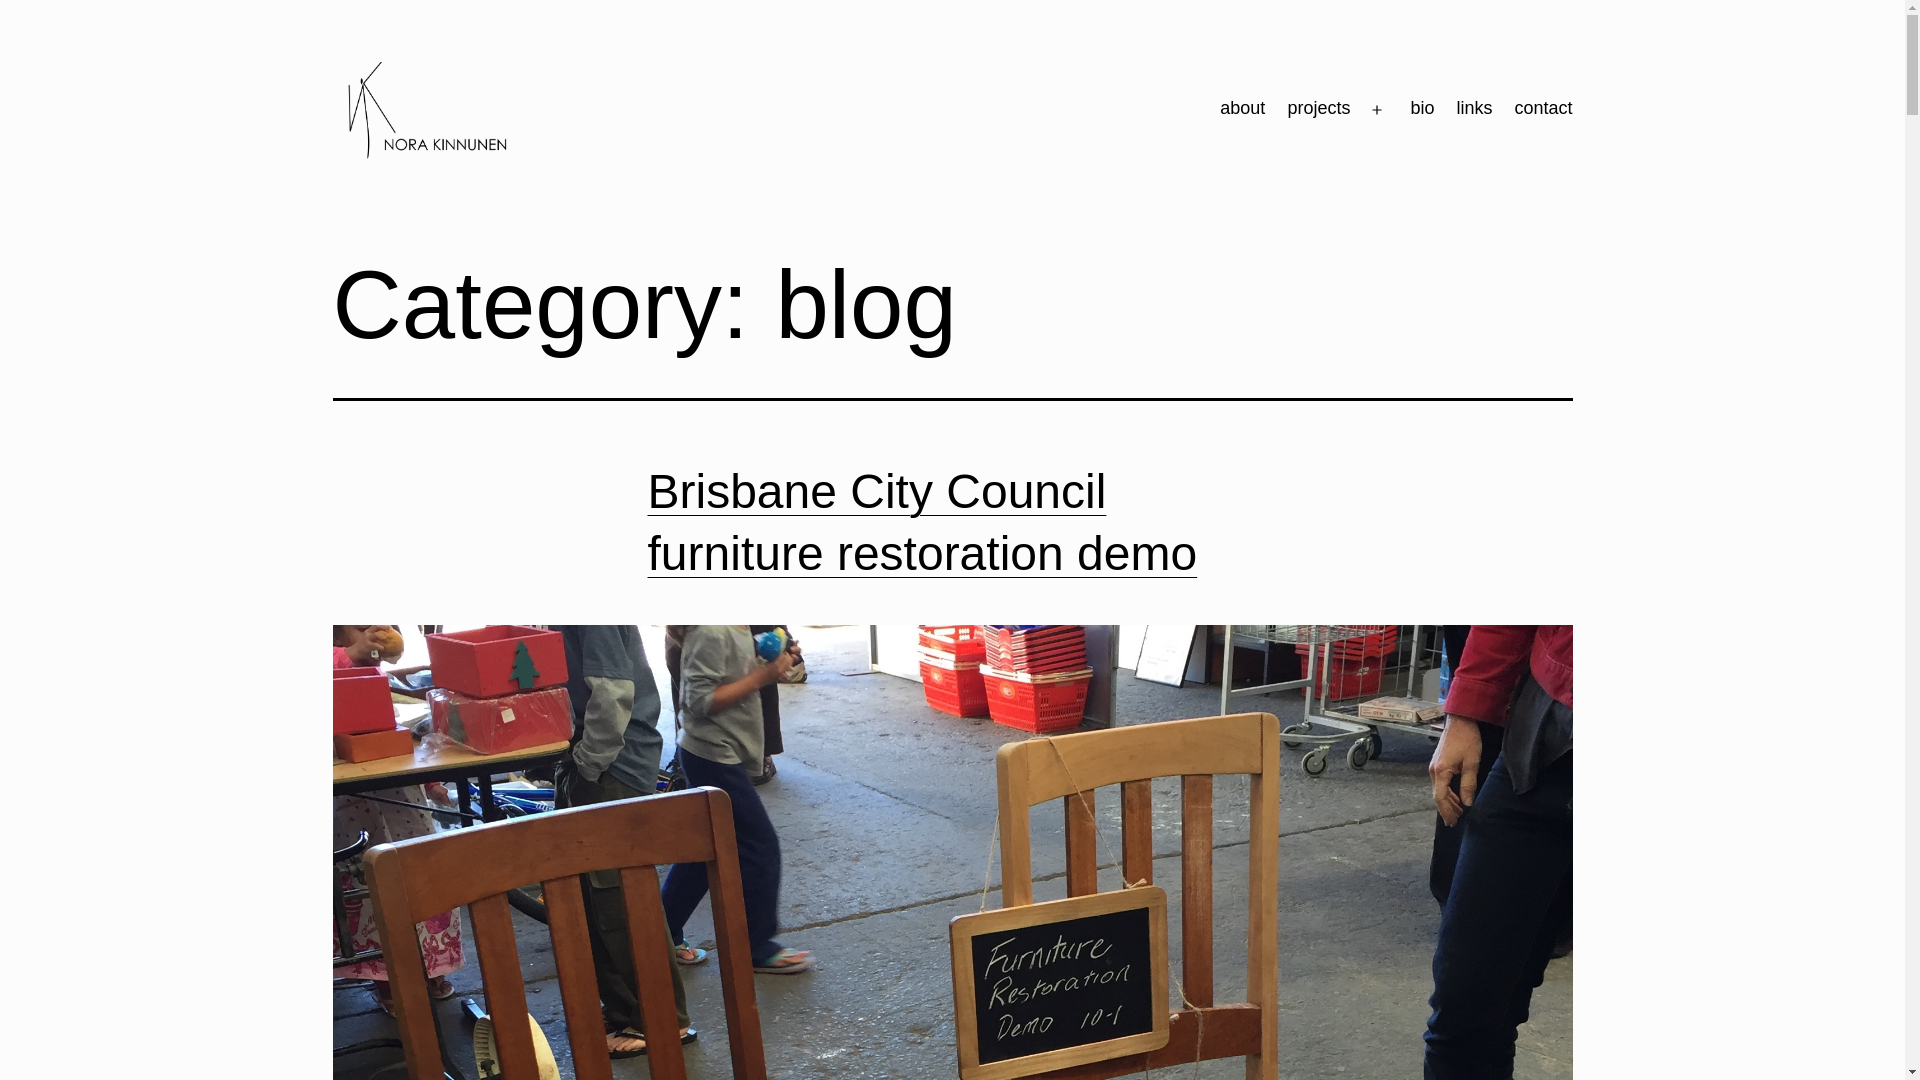 This screenshot has height=1080, width=1920. I want to click on 'Brisbane City Council furniture restoration demo', so click(648, 521).